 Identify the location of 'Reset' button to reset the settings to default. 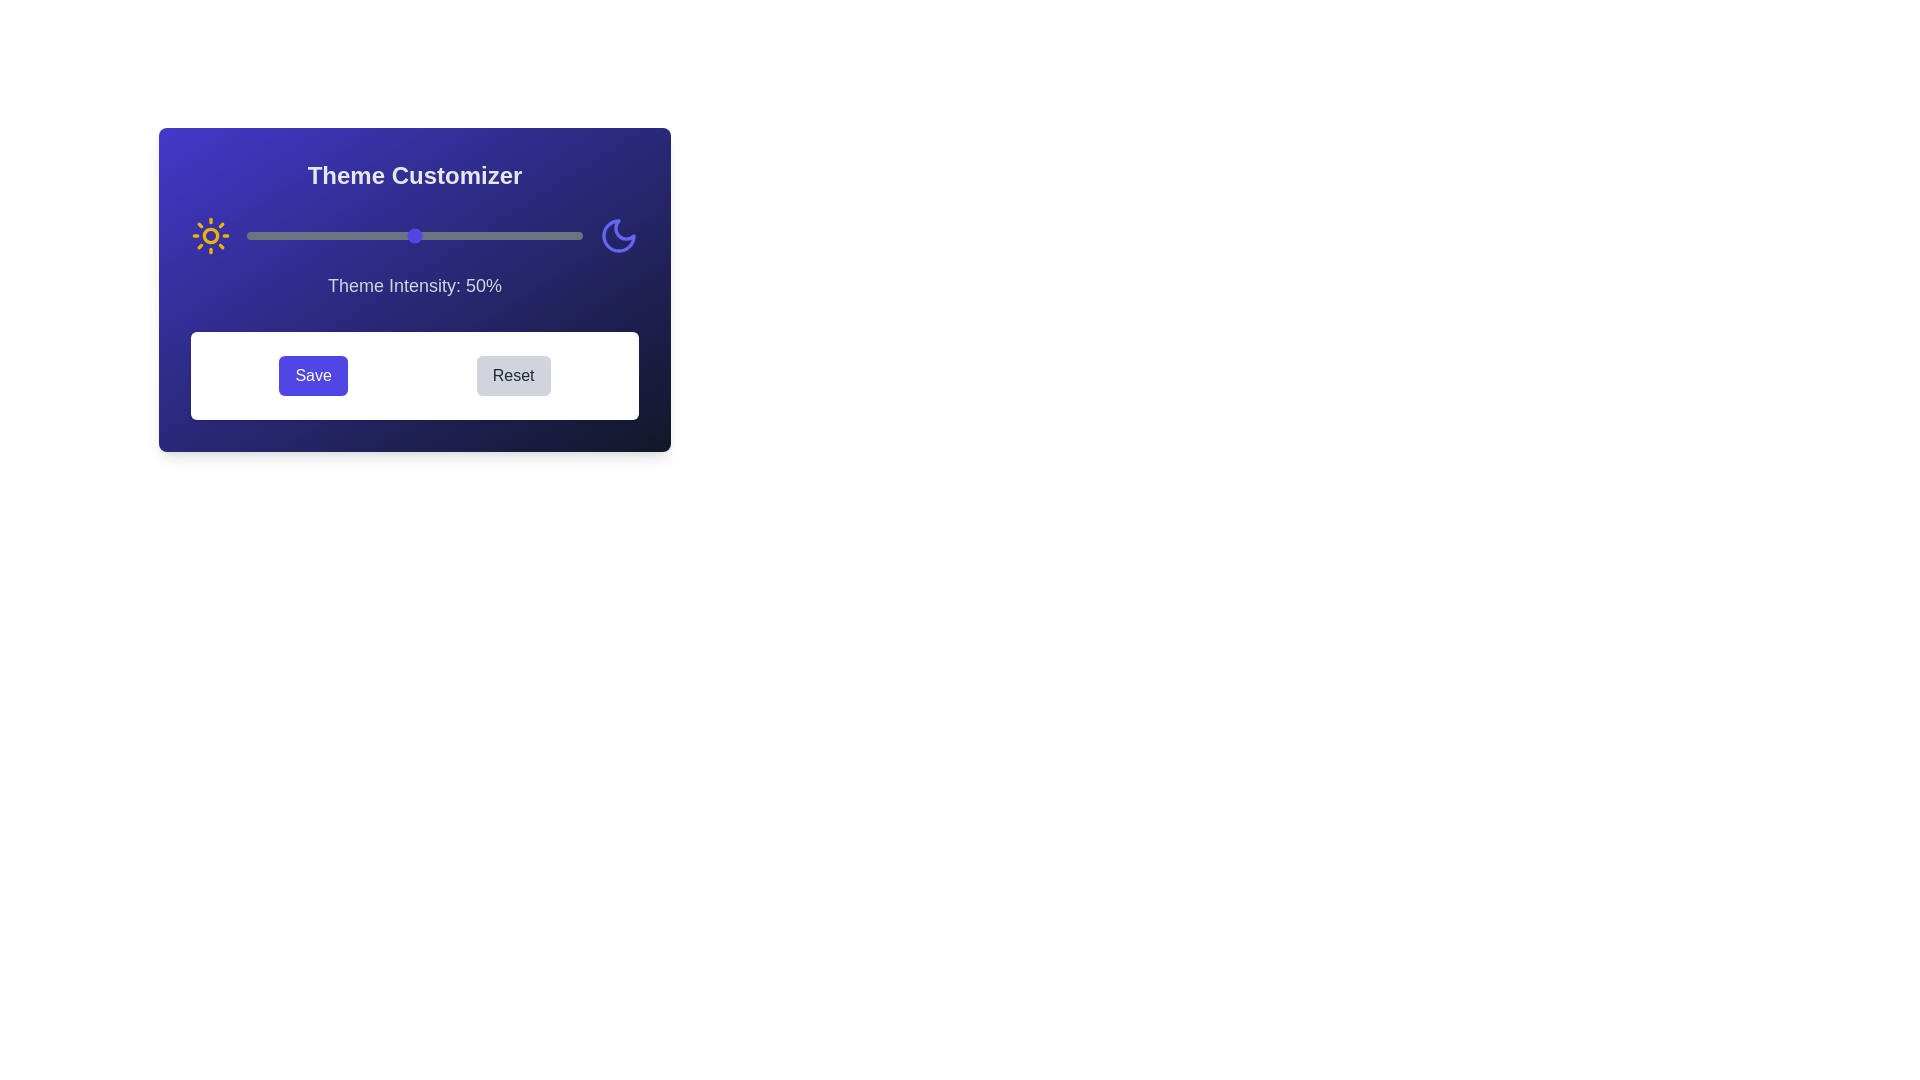
(513, 375).